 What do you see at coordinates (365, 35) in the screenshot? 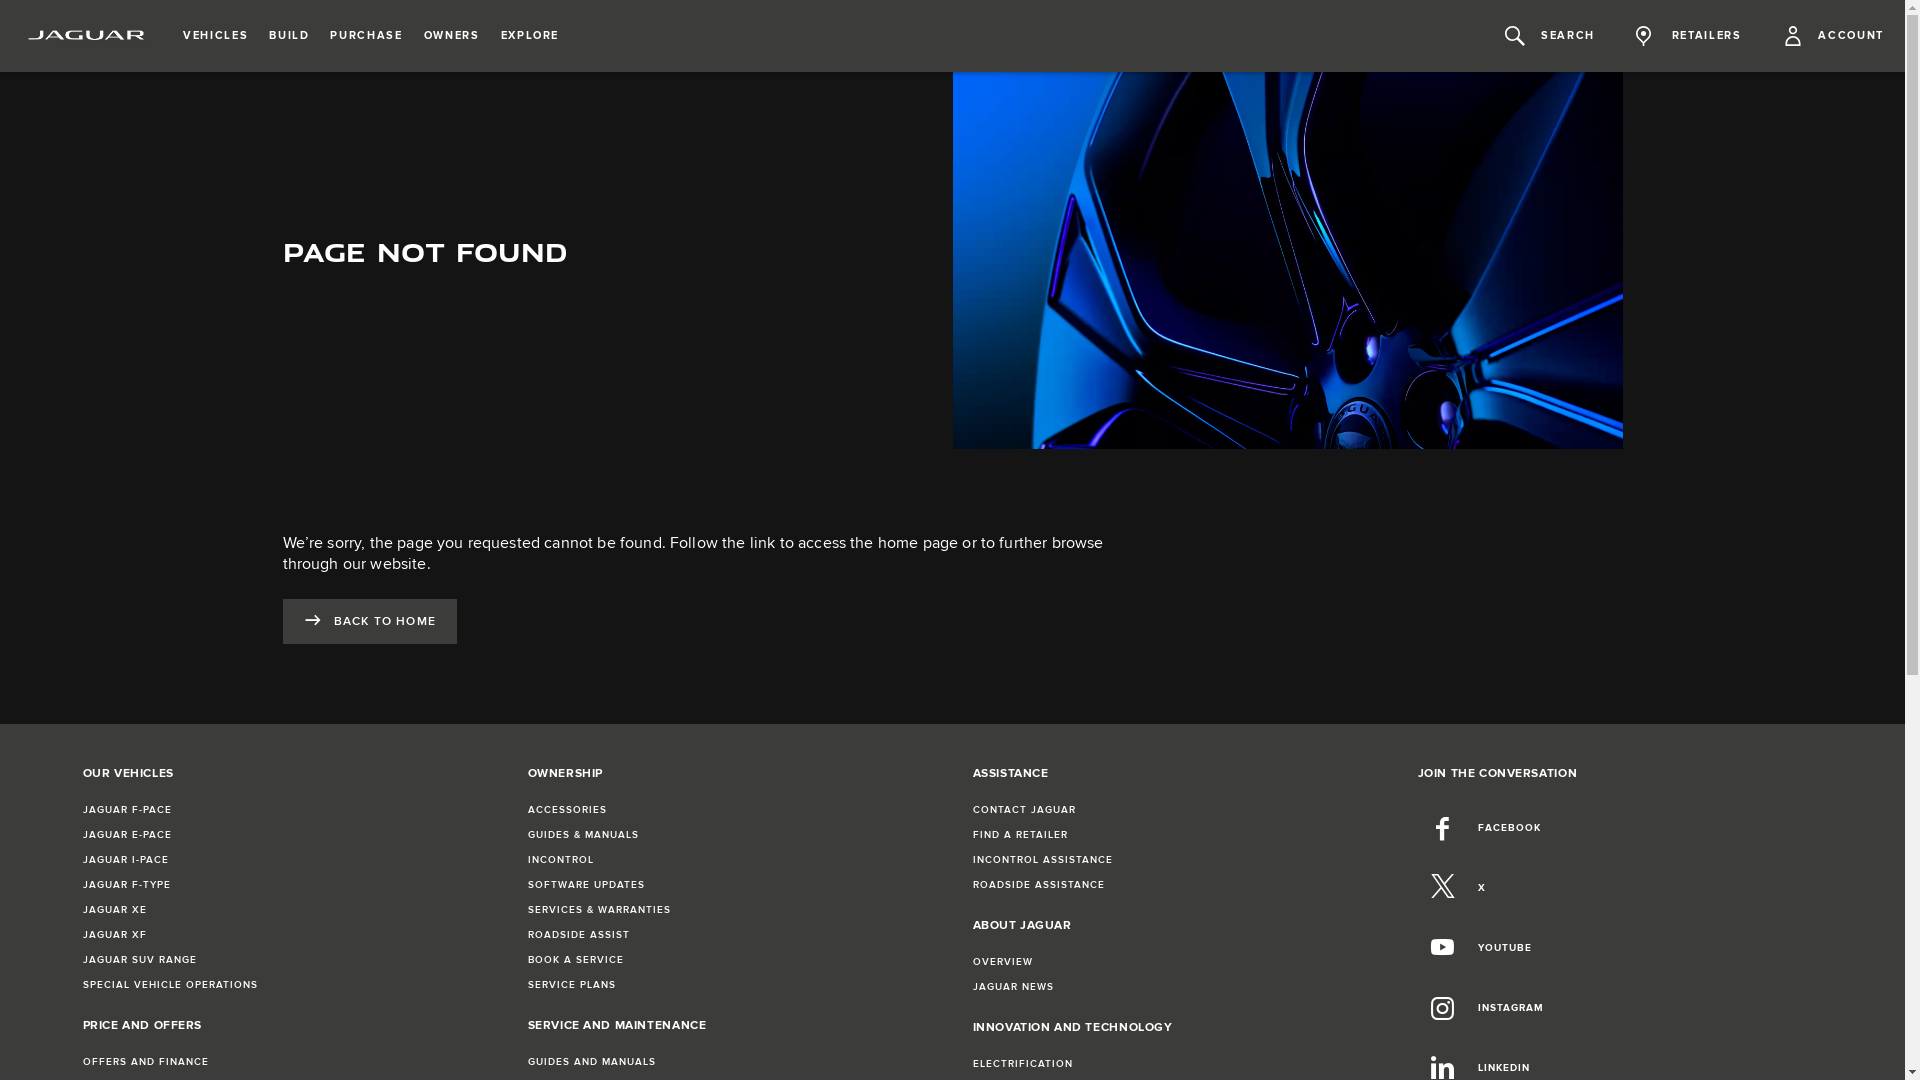
I see `'PURCHASE'` at bounding box center [365, 35].